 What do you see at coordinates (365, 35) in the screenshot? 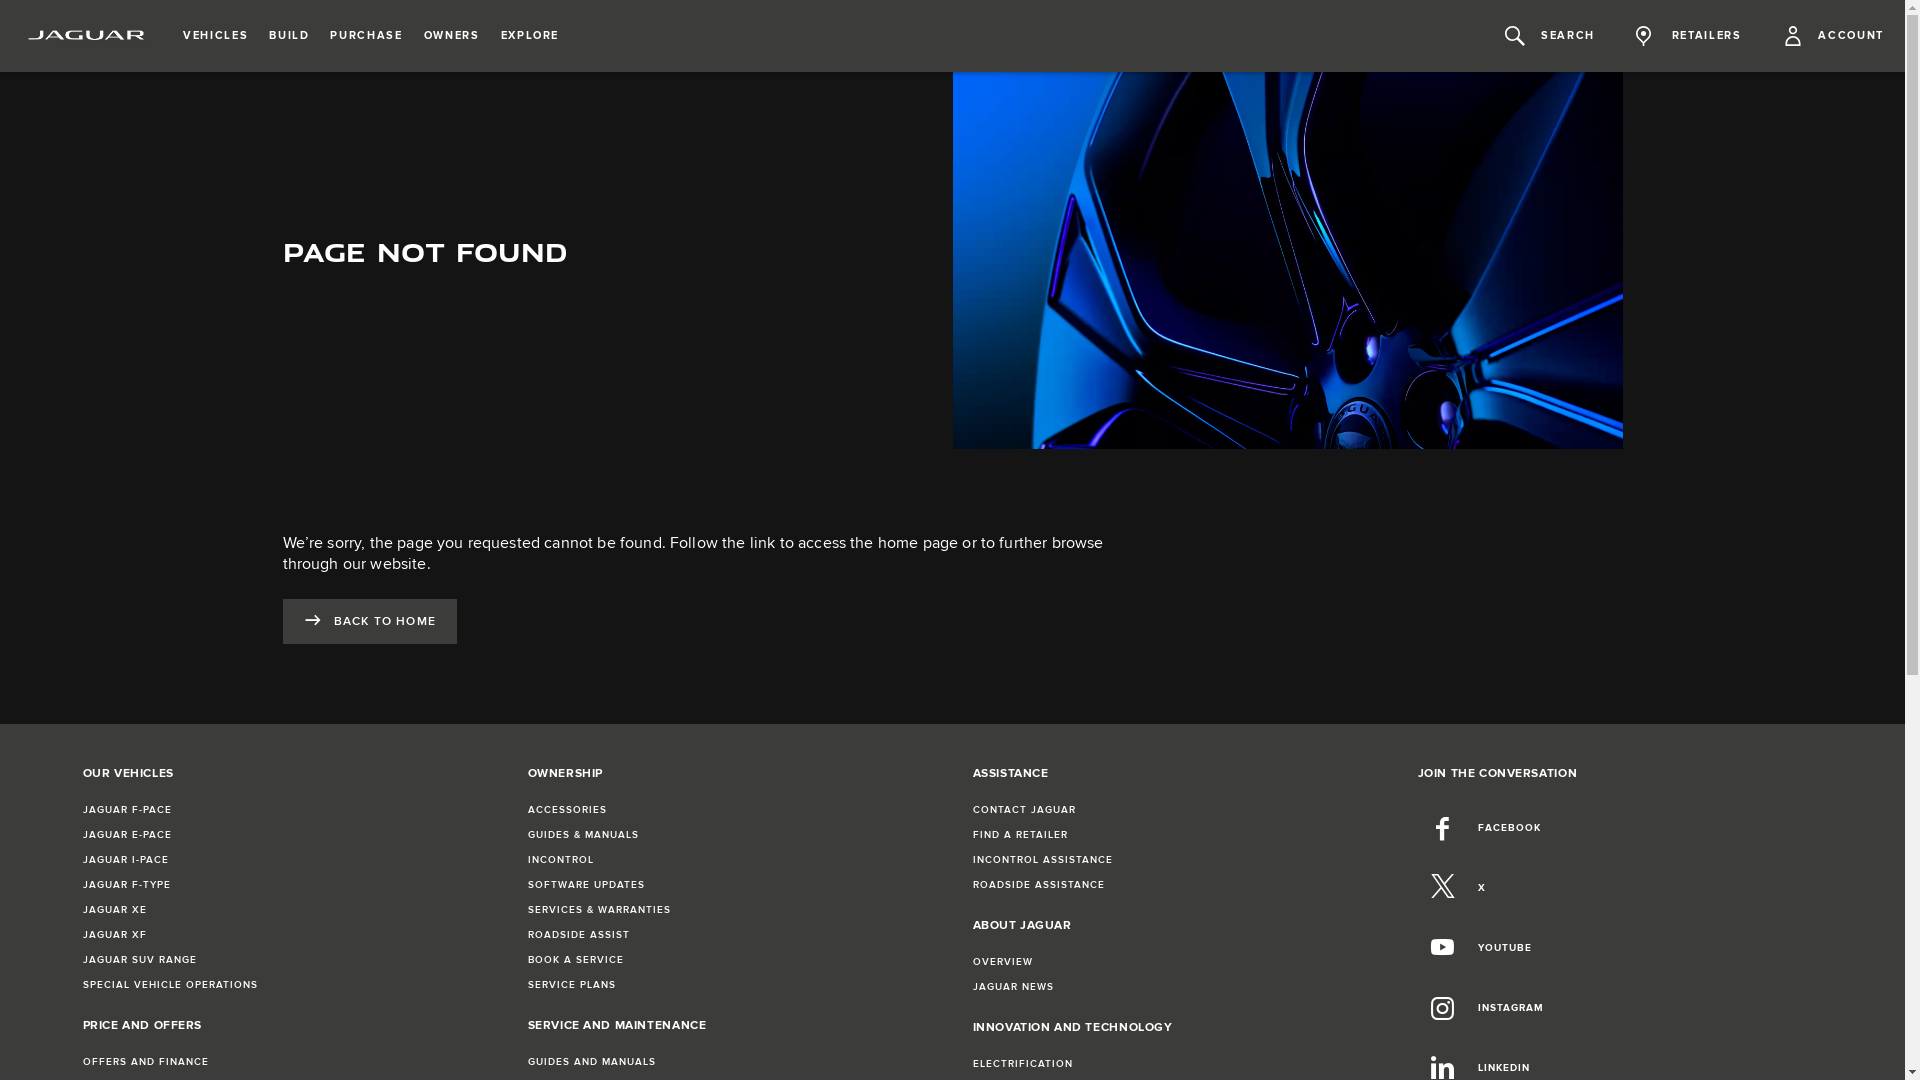
I see `'PURCHASE'` at bounding box center [365, 35].